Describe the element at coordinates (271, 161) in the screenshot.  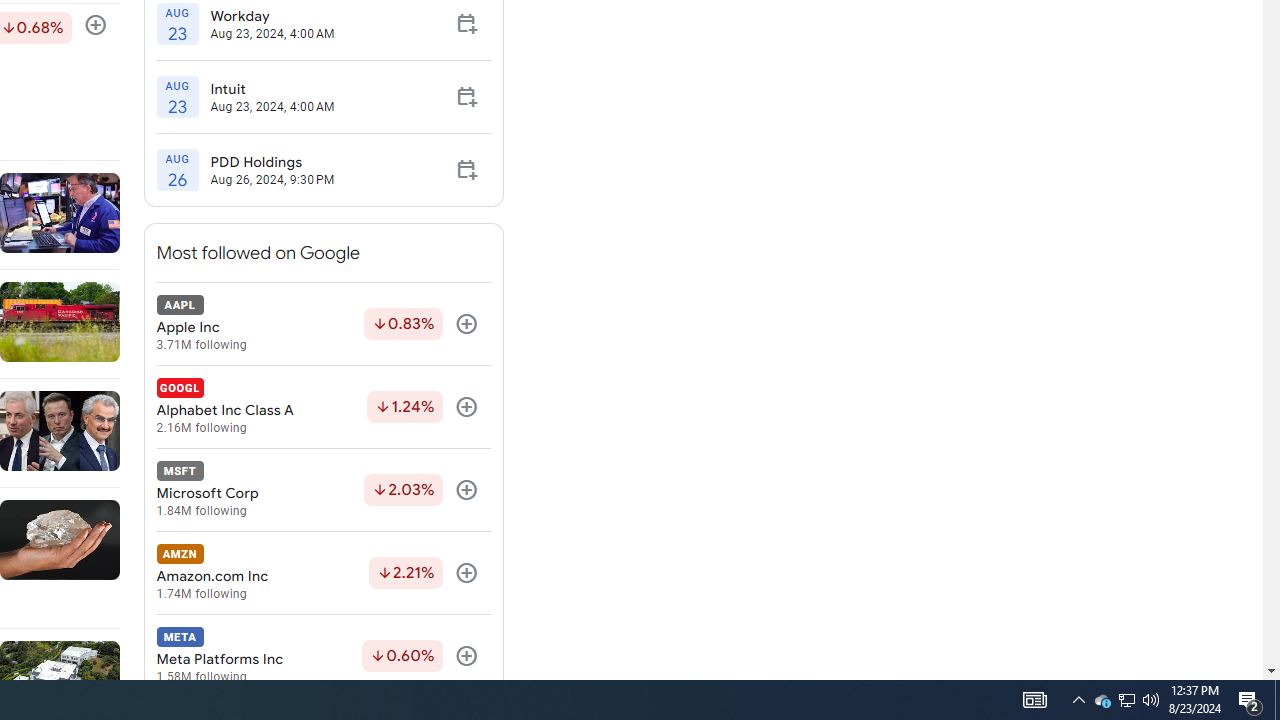
I see `'PDD Holdings'` at that location.